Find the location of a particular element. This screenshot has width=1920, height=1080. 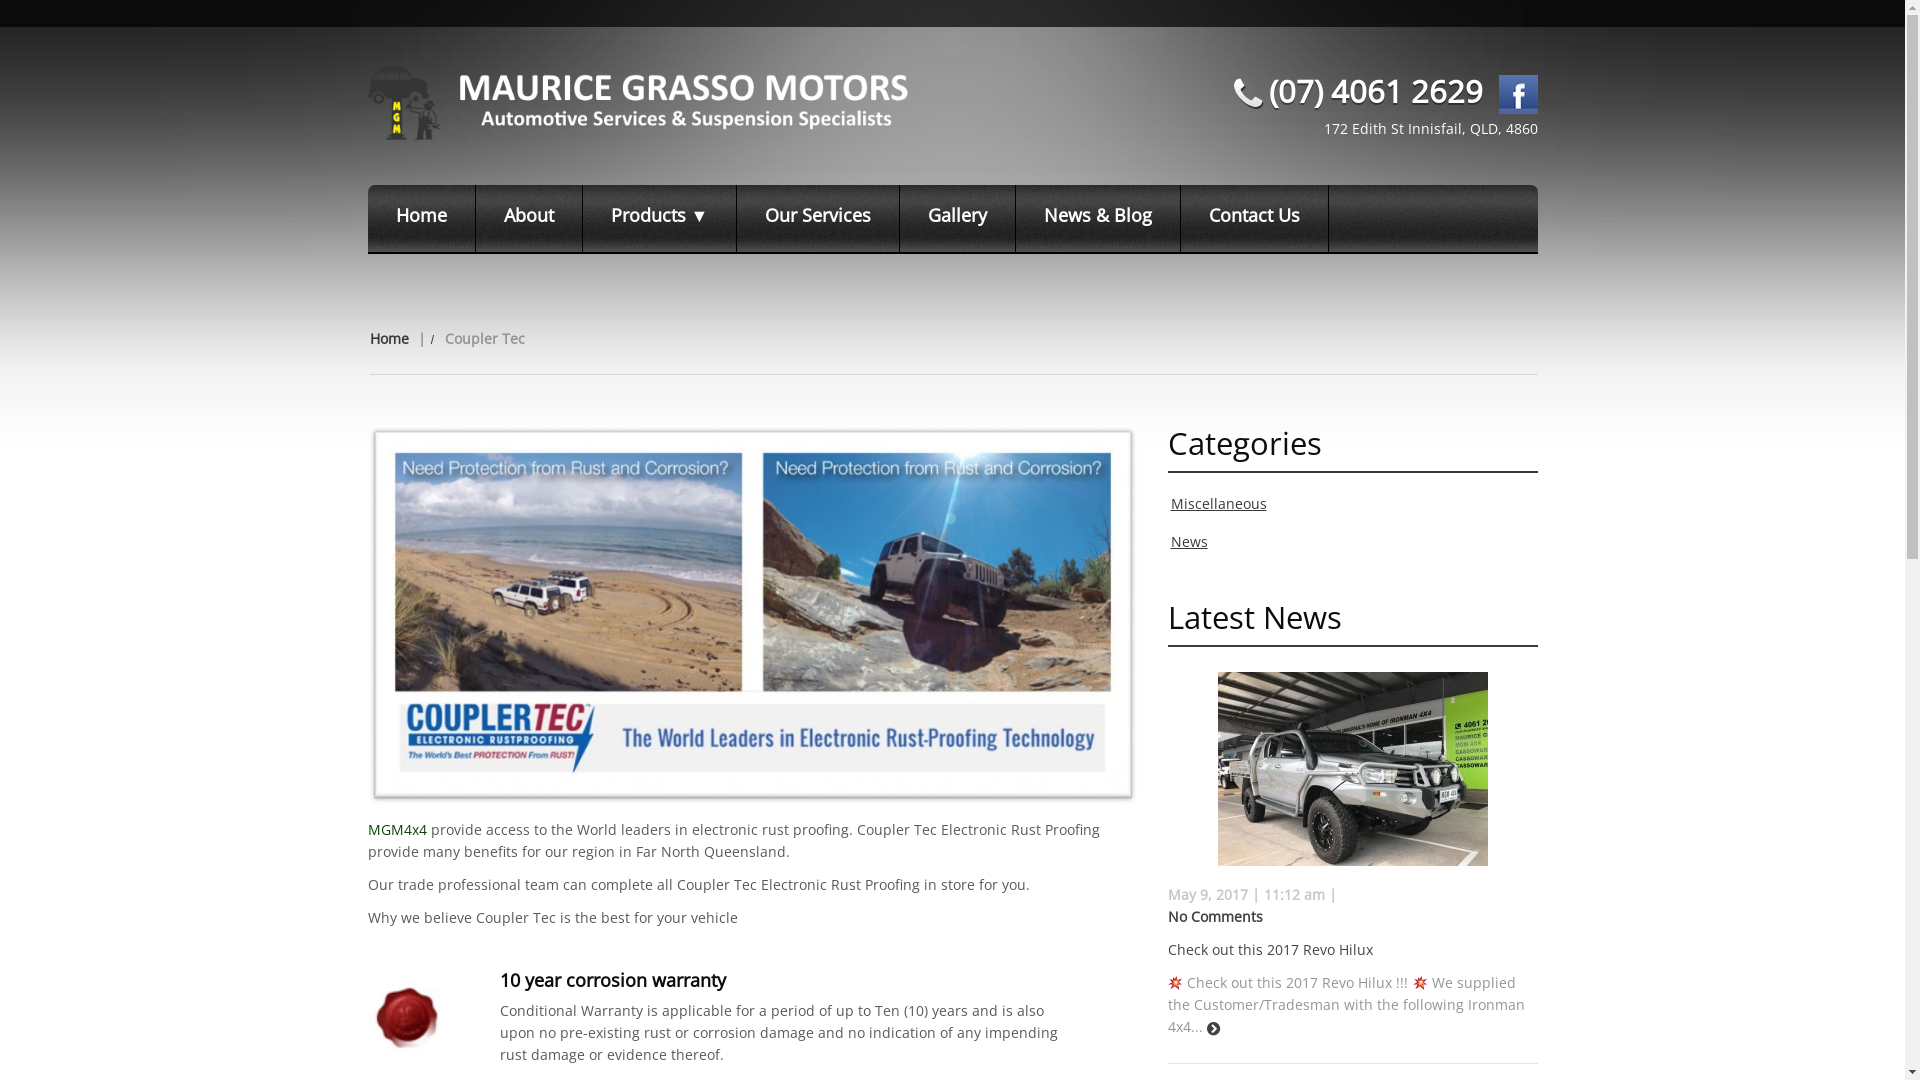

'About' is located at coordinates (529, 218).